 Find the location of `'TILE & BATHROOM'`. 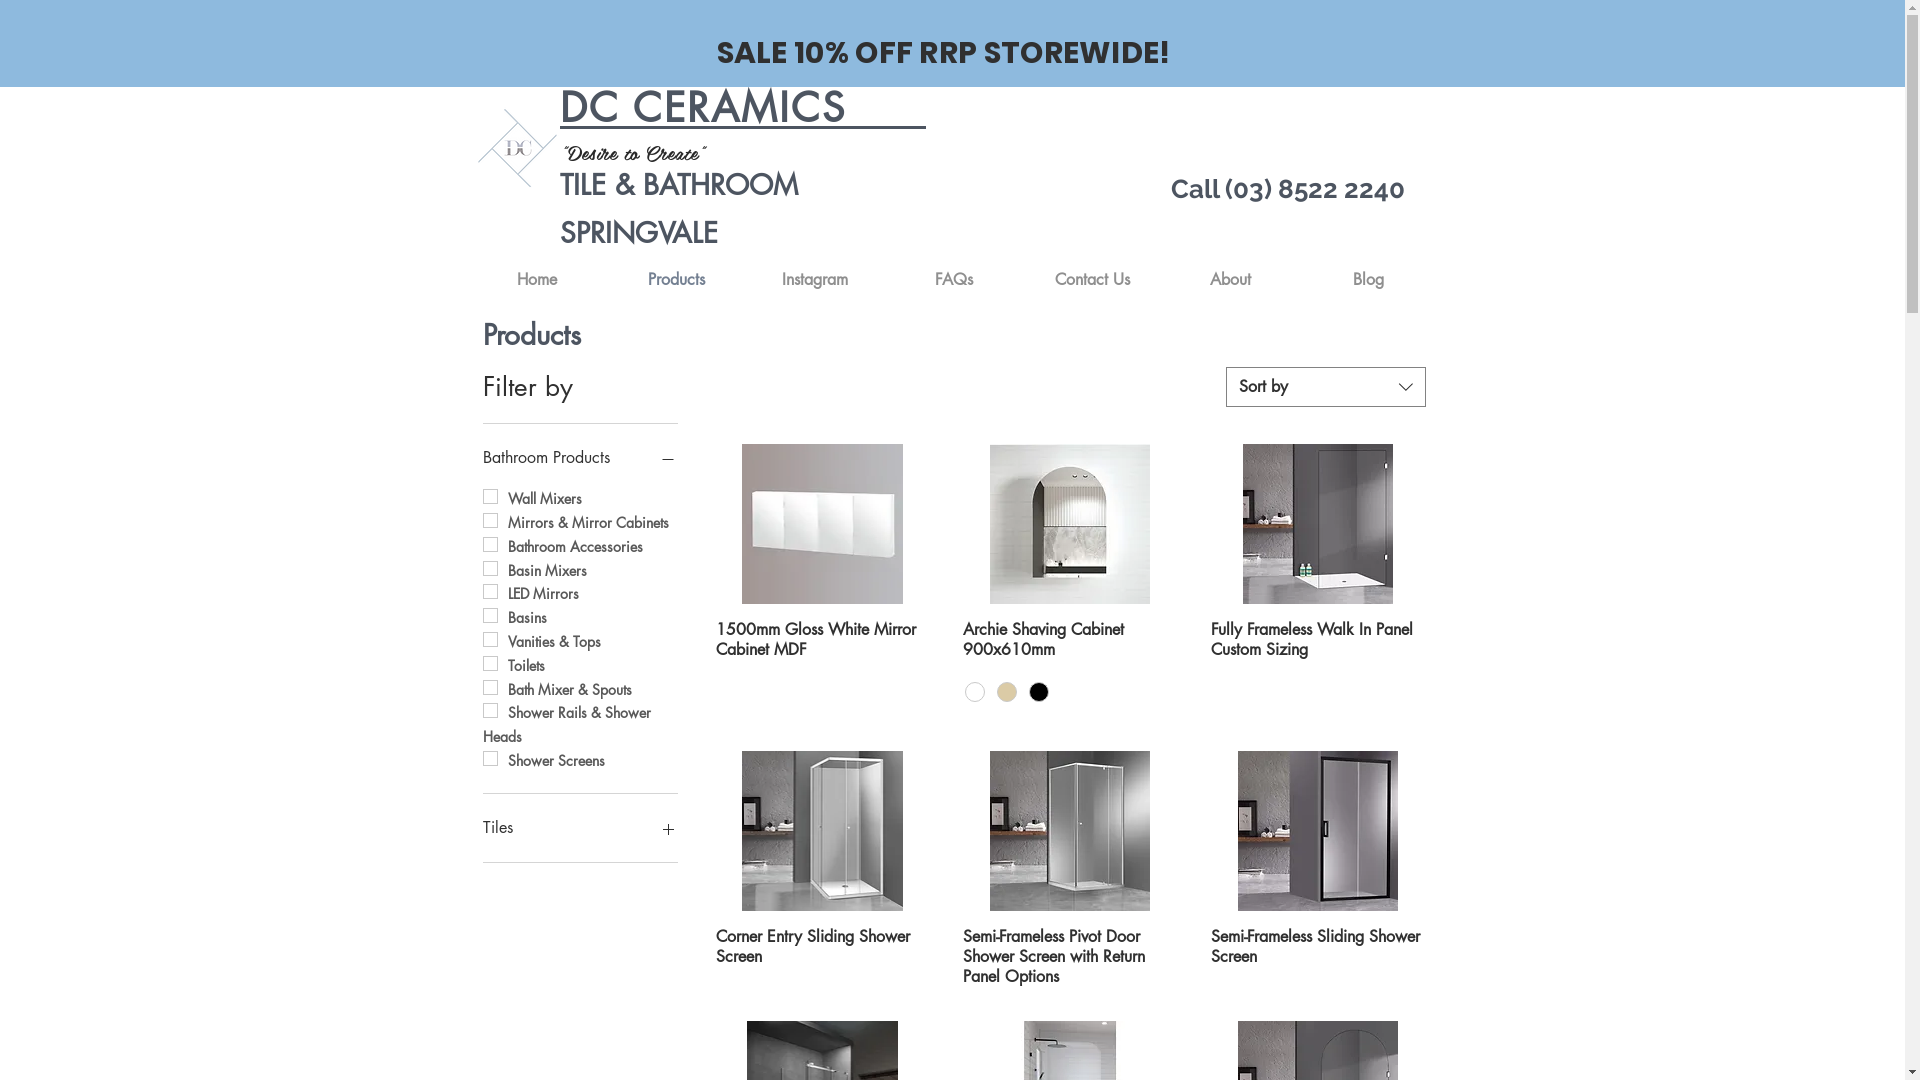

'TILE & BATHROOM' is located at coordinates (678, 185).